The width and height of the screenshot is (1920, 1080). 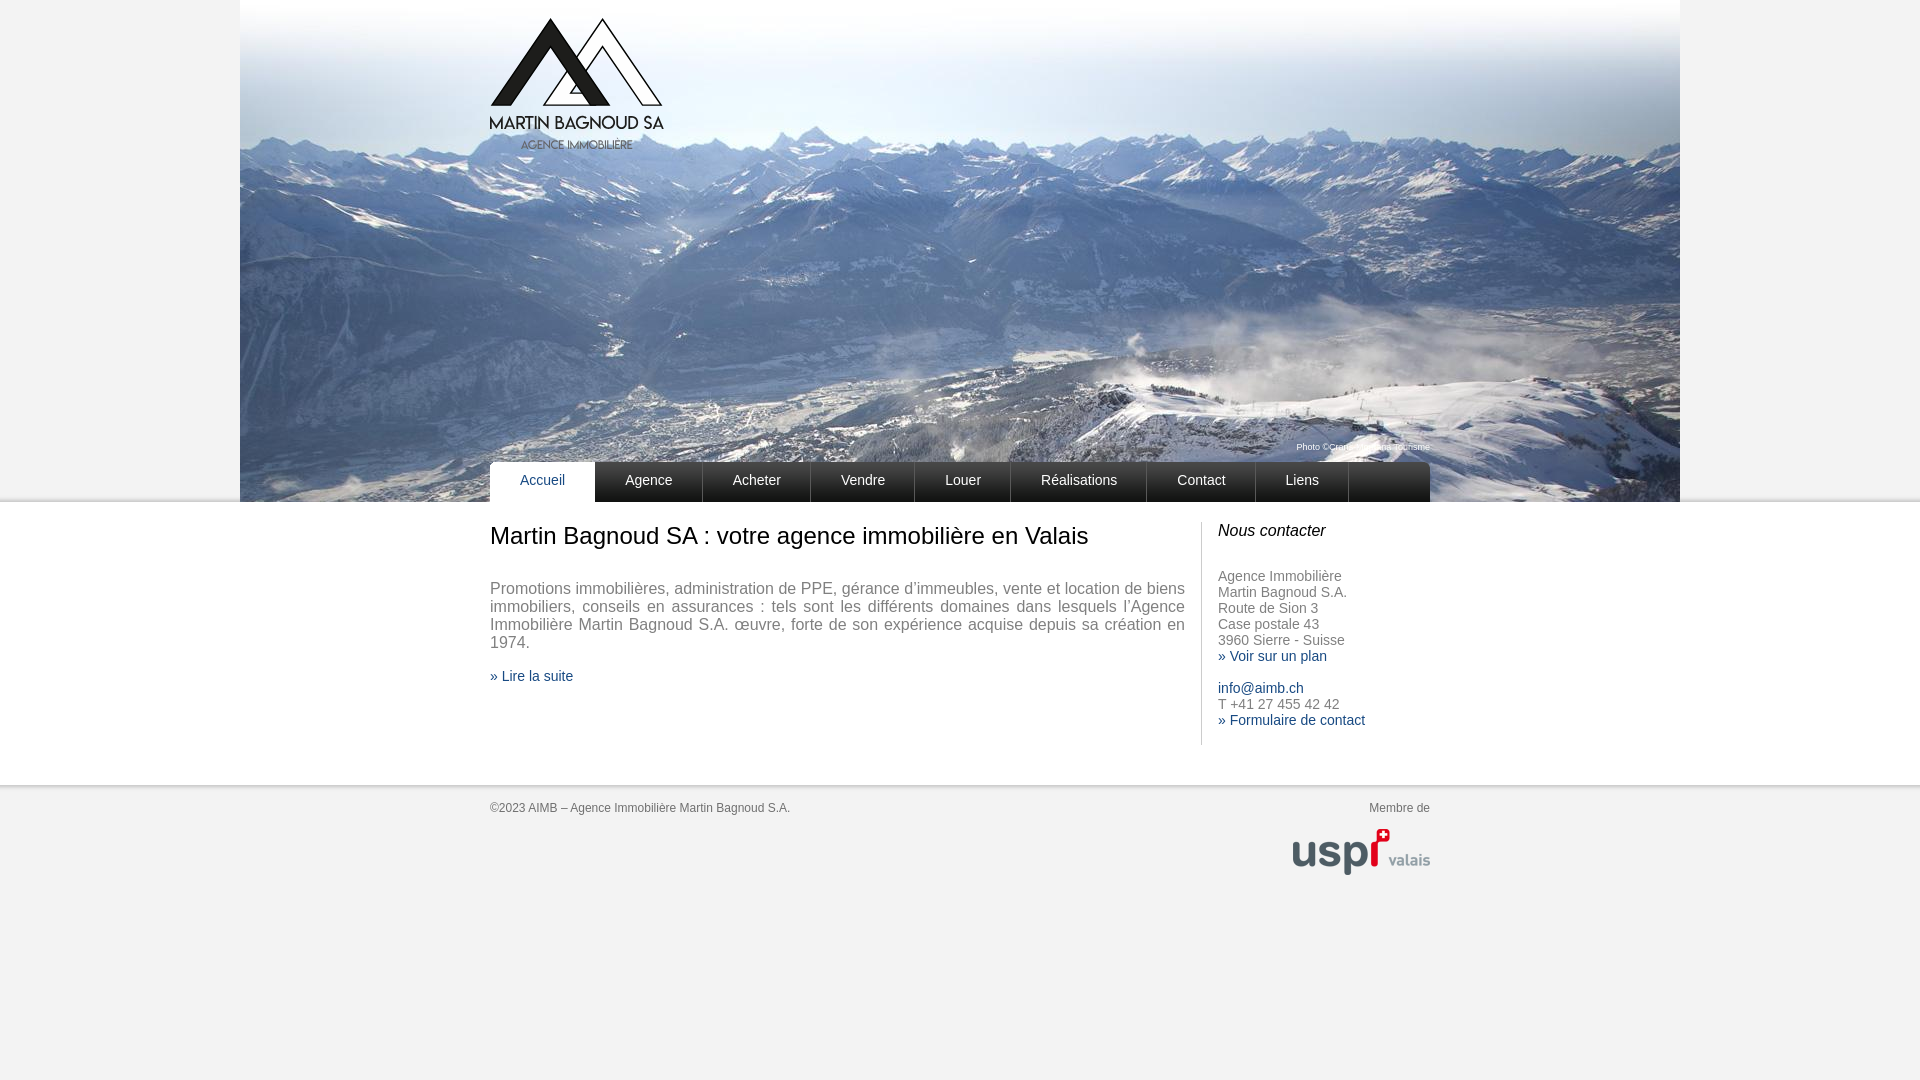 What do you see at coordinates (1200, 482) in the screenshot?
I see `'Contact'` at bounding box center [1200, 482].